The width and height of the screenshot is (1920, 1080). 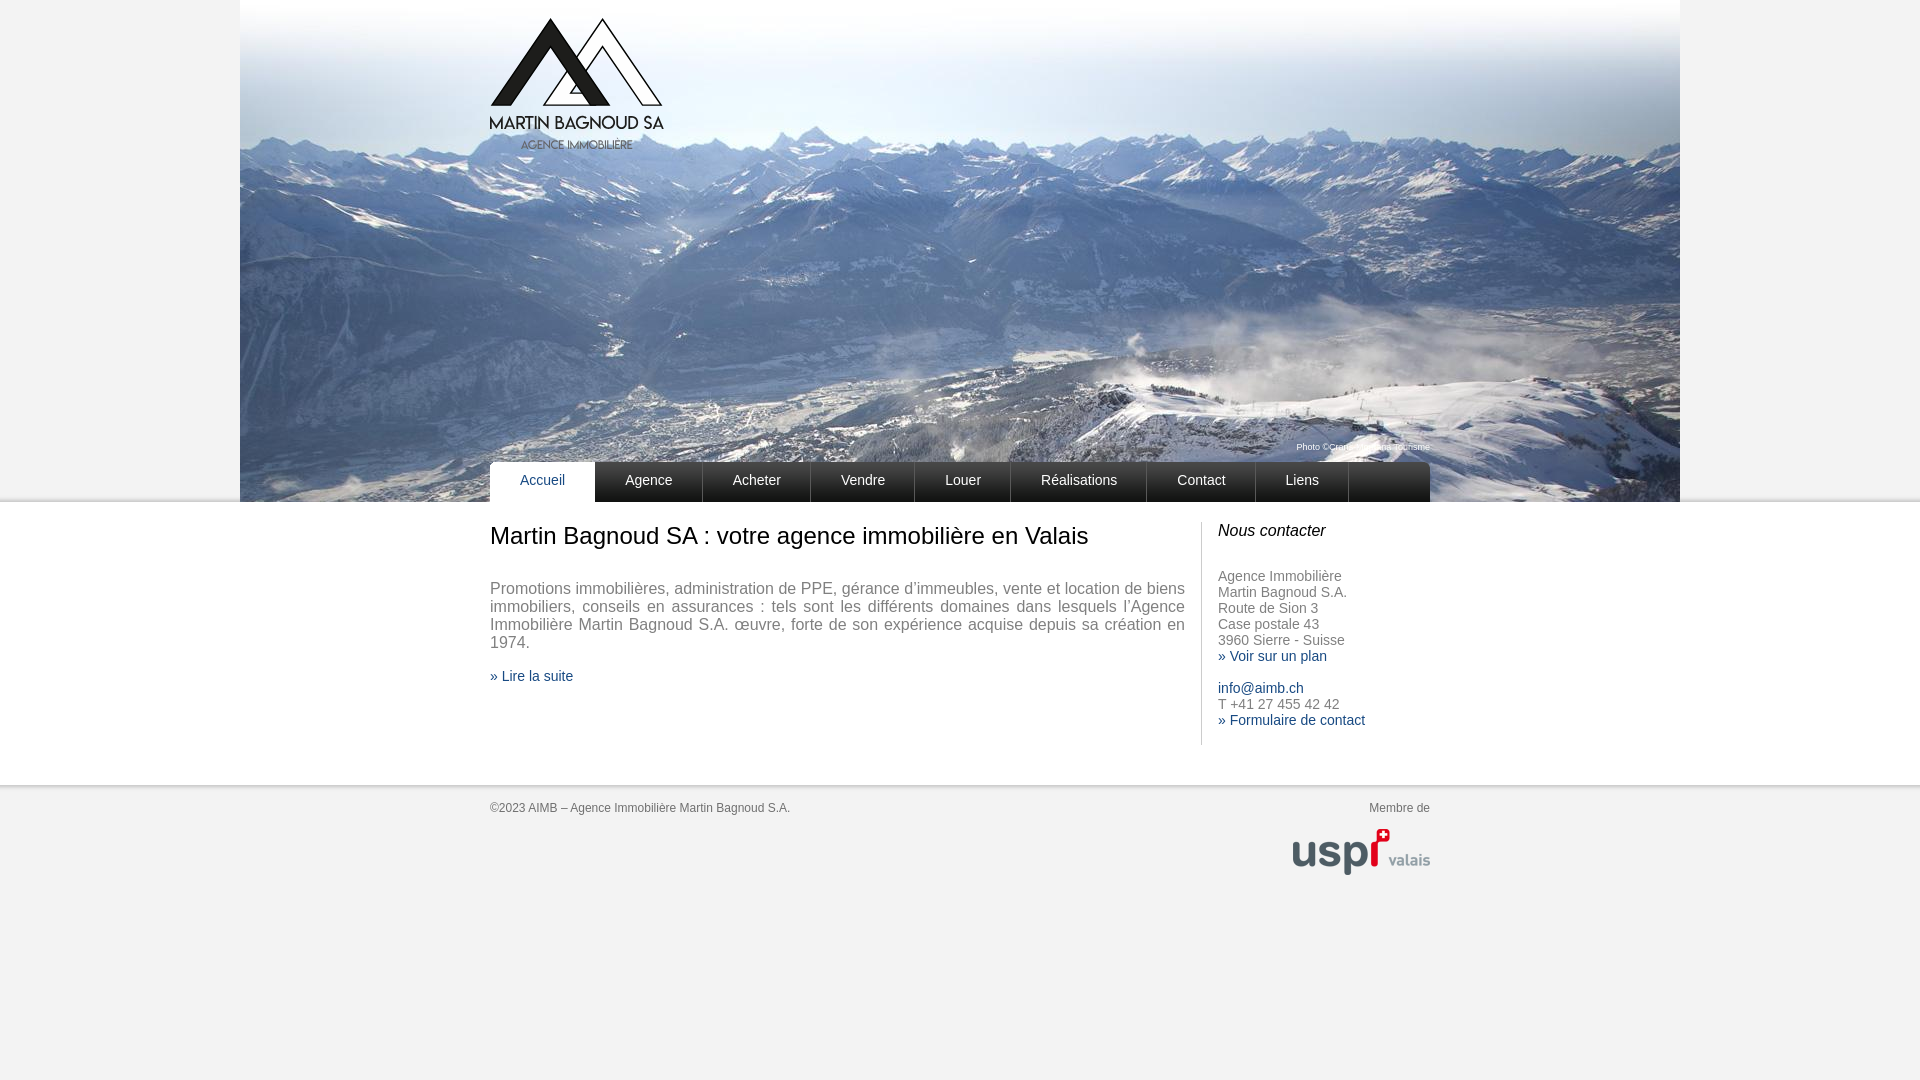 What do you see at coordinates (1200, 482) in the screenshot?
I see `'Contact'` at bounding box center [1200, 482].